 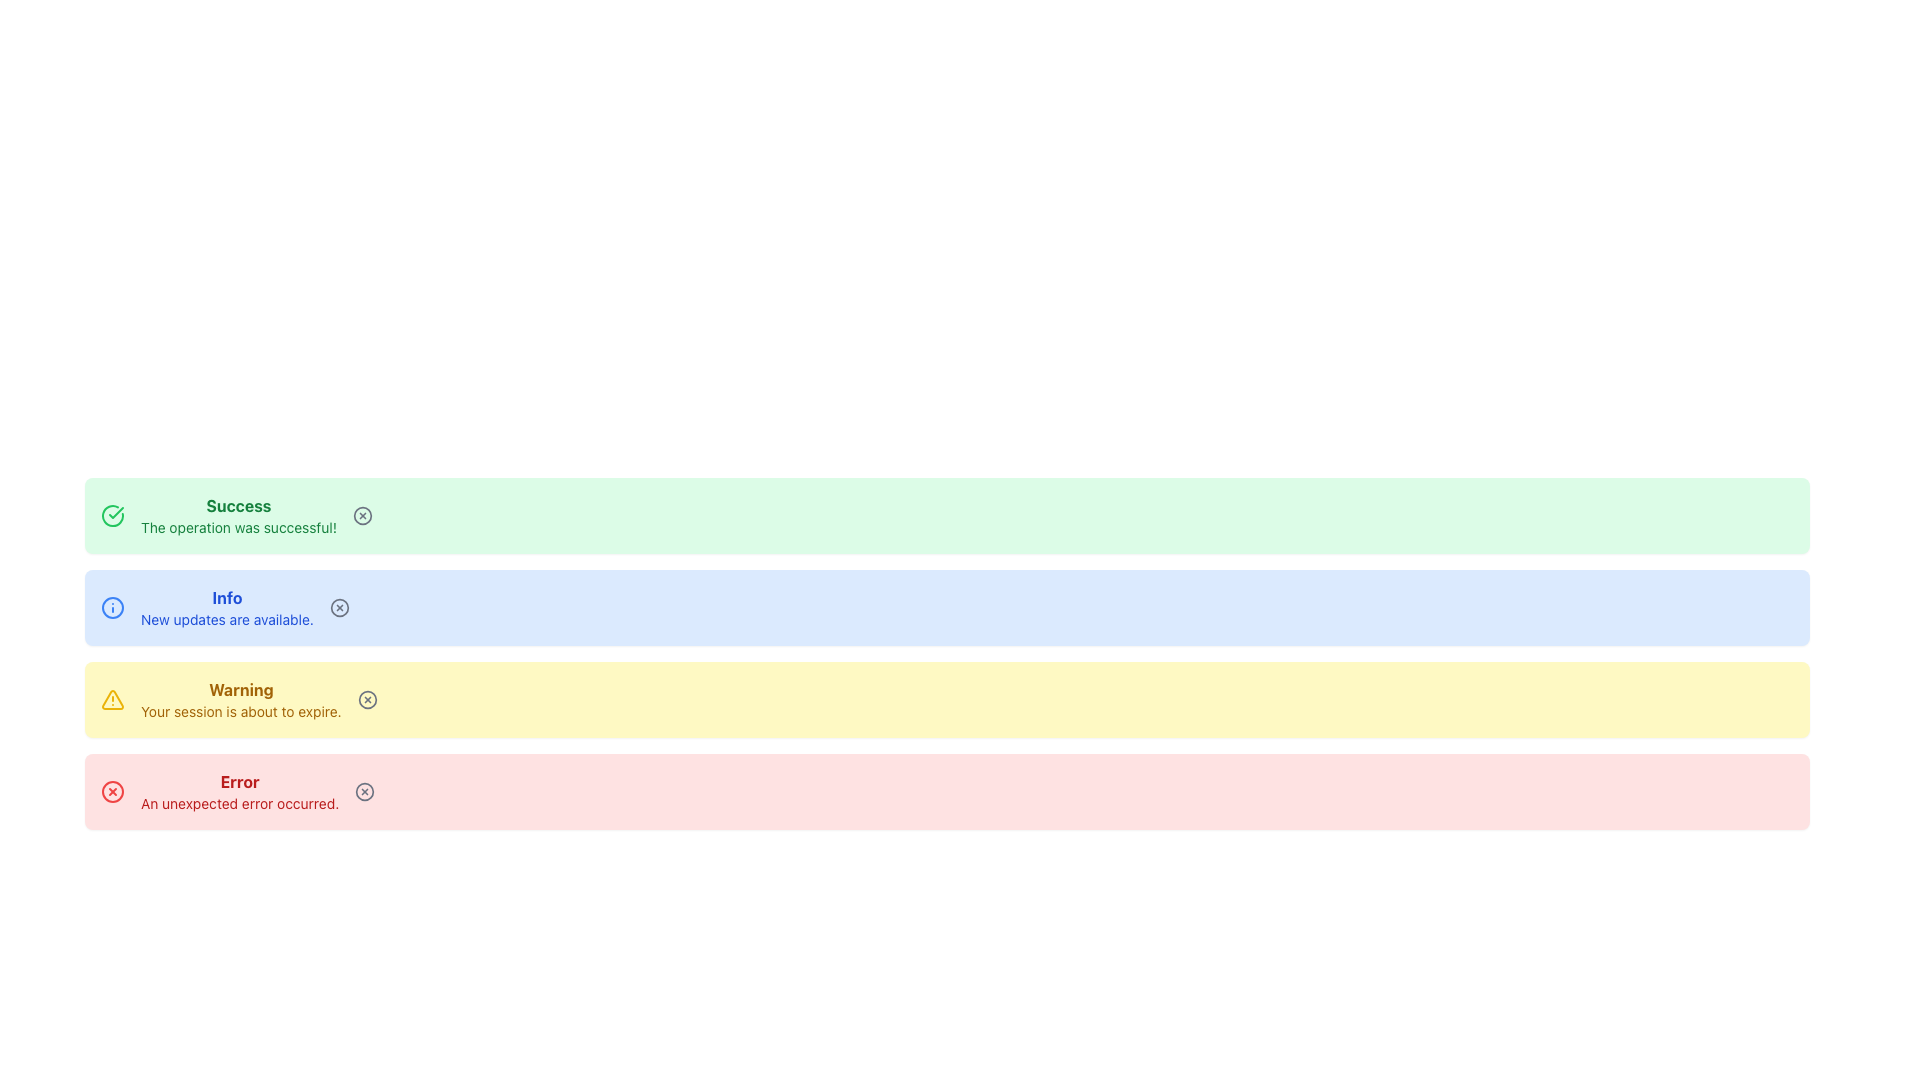 I want to click on text content of the bold 'Warning' text label located in the third section of notification messages, which has a yellow background, so click(x=240, y=689).